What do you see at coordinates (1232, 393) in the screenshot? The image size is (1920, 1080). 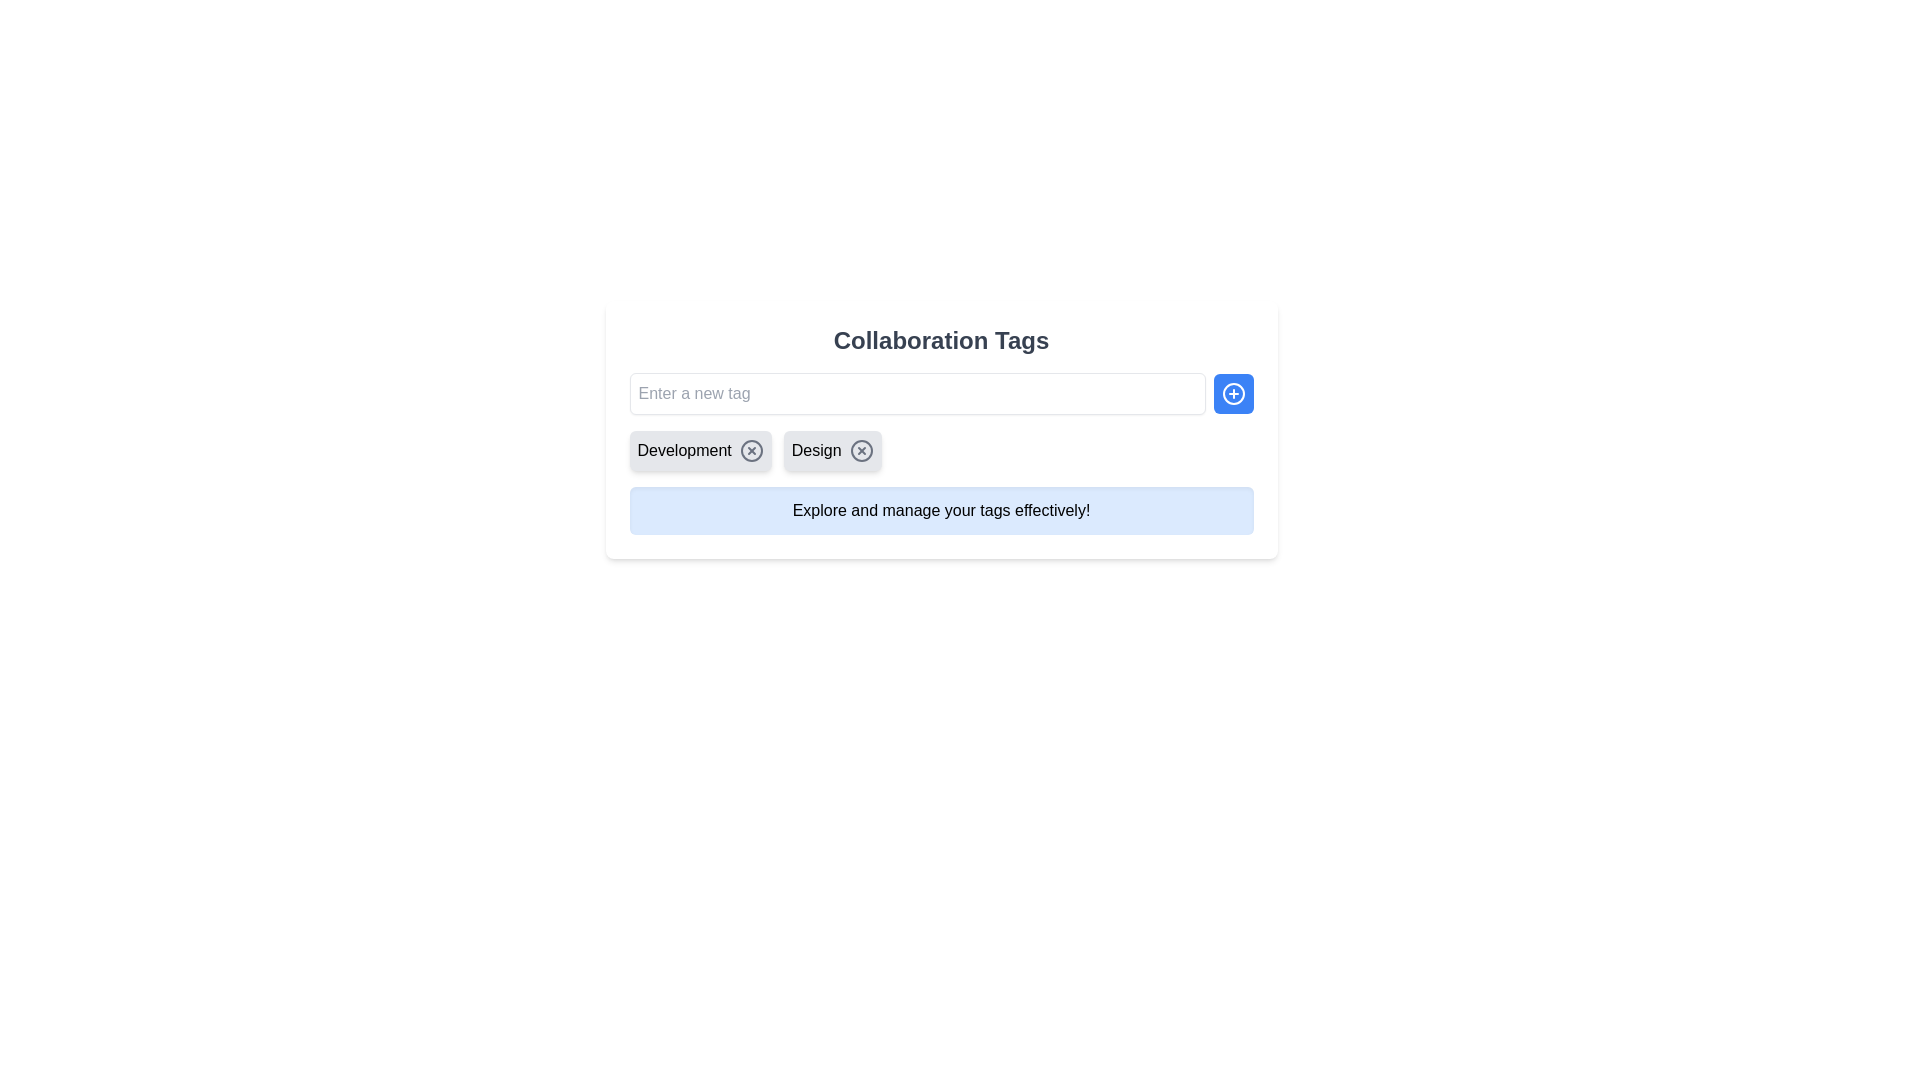 I see `the '+' icon located to the far right of the text input field, which includes this SVG Circle element as part of its design` at bounding box center [1232, 393].